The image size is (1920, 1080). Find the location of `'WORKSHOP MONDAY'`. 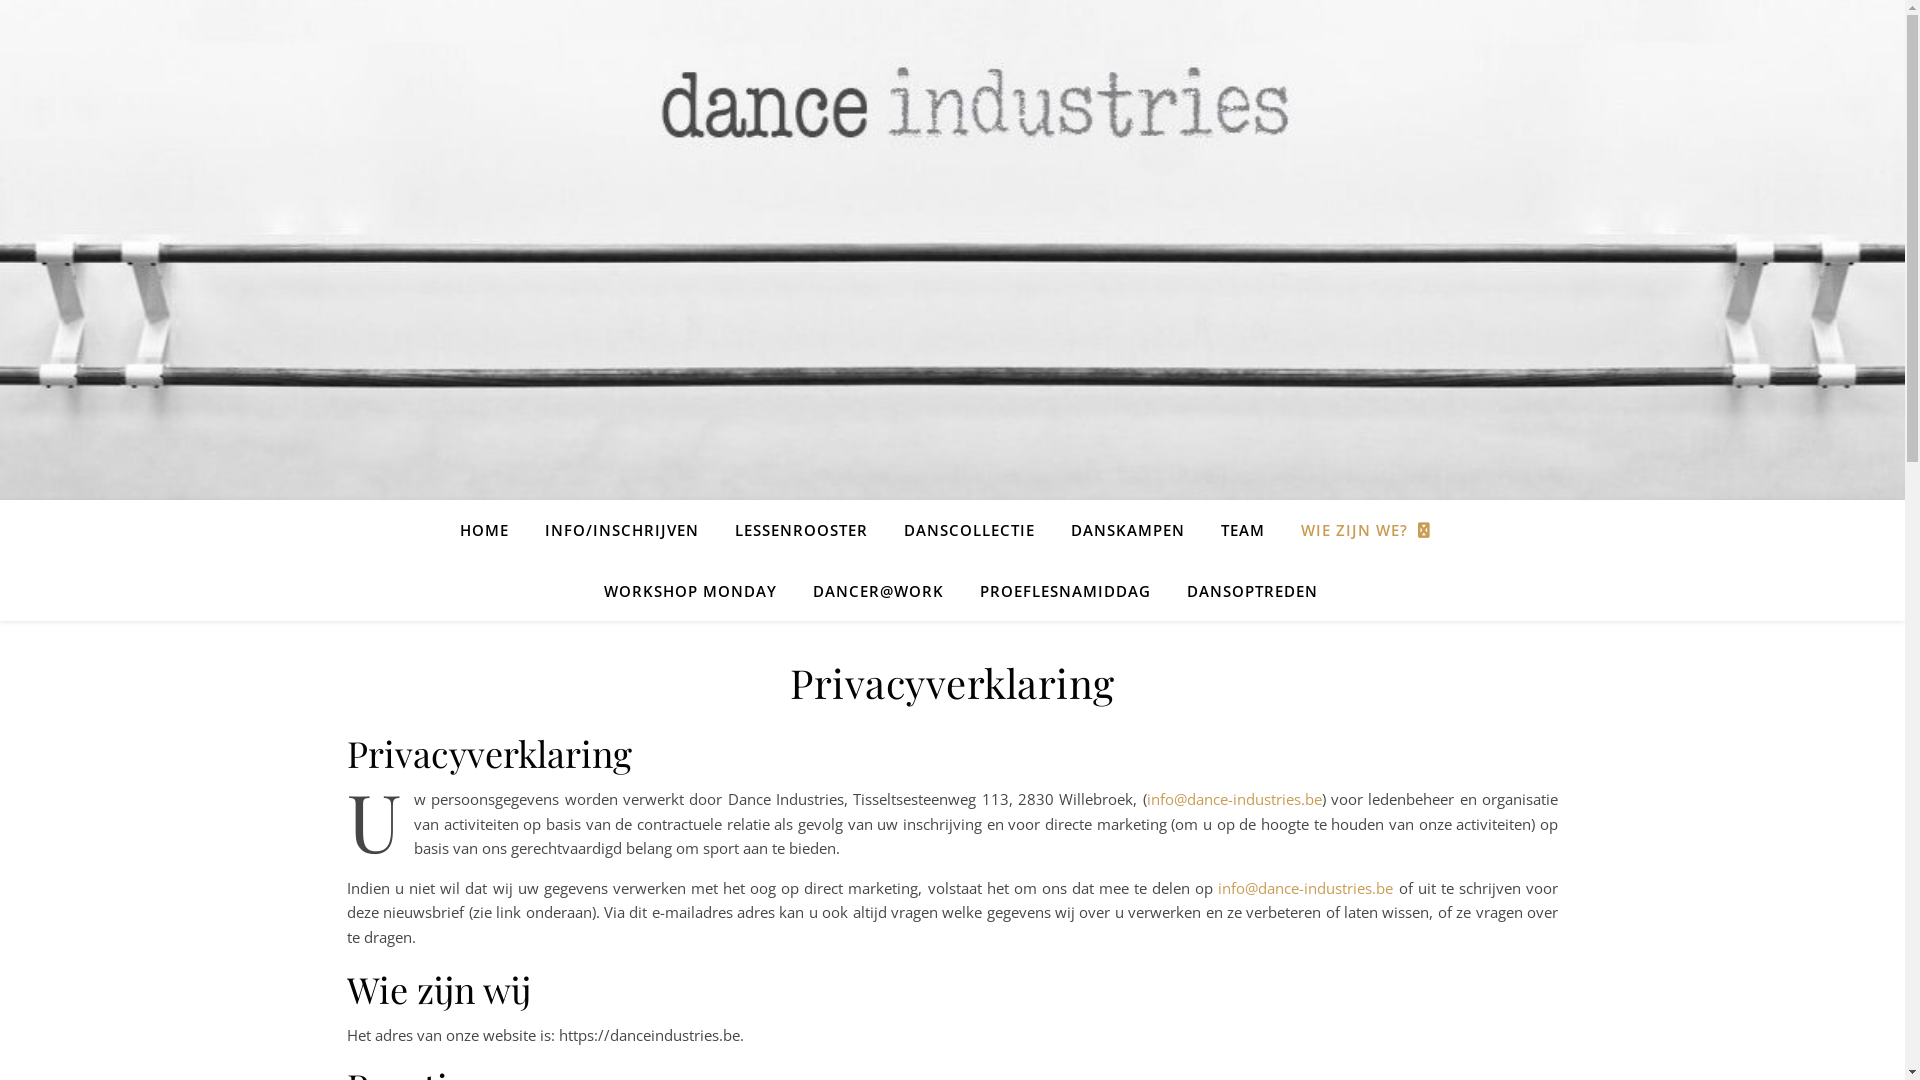

'WORKSHOP MONDAY' is located at coordinates (690, 589).